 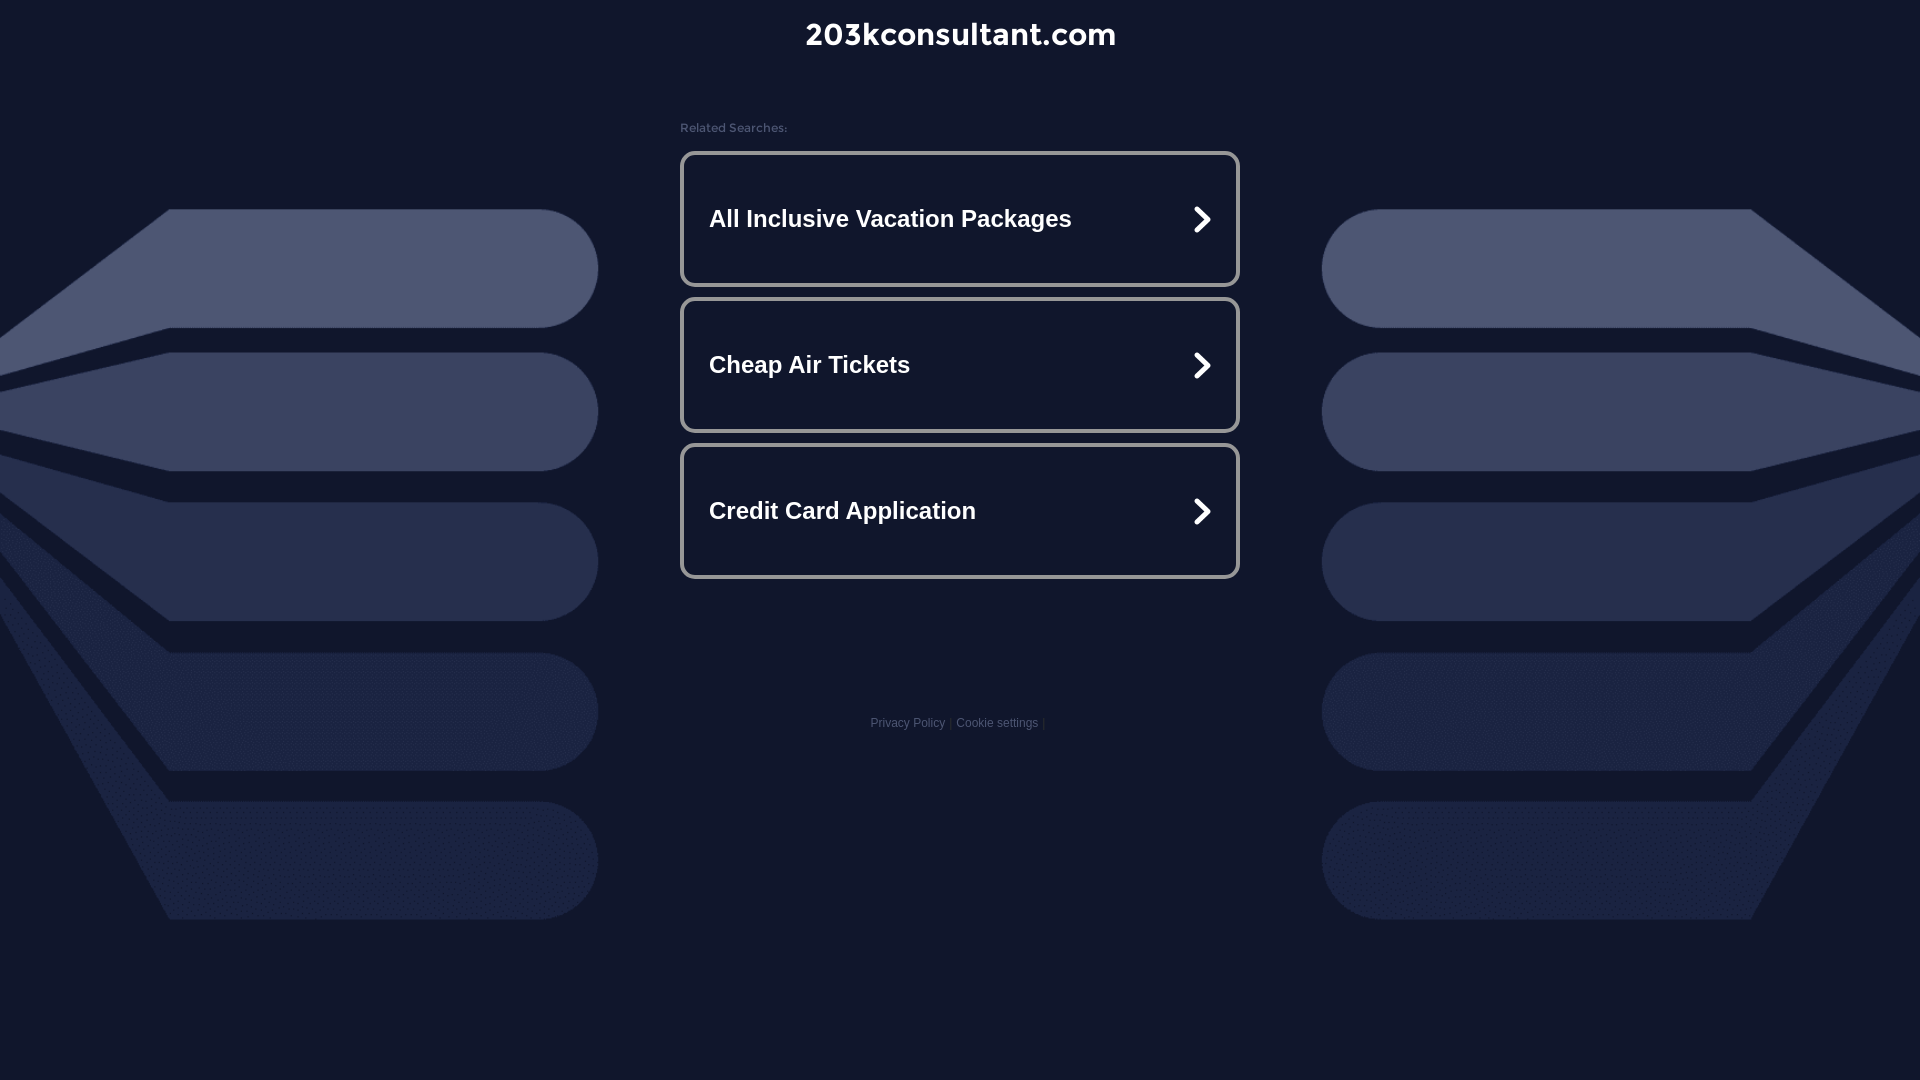 What do you see at coordinates (954, 722) in the screenshot?
I see `'Cookie settings'` at bounding box center [954, 722].